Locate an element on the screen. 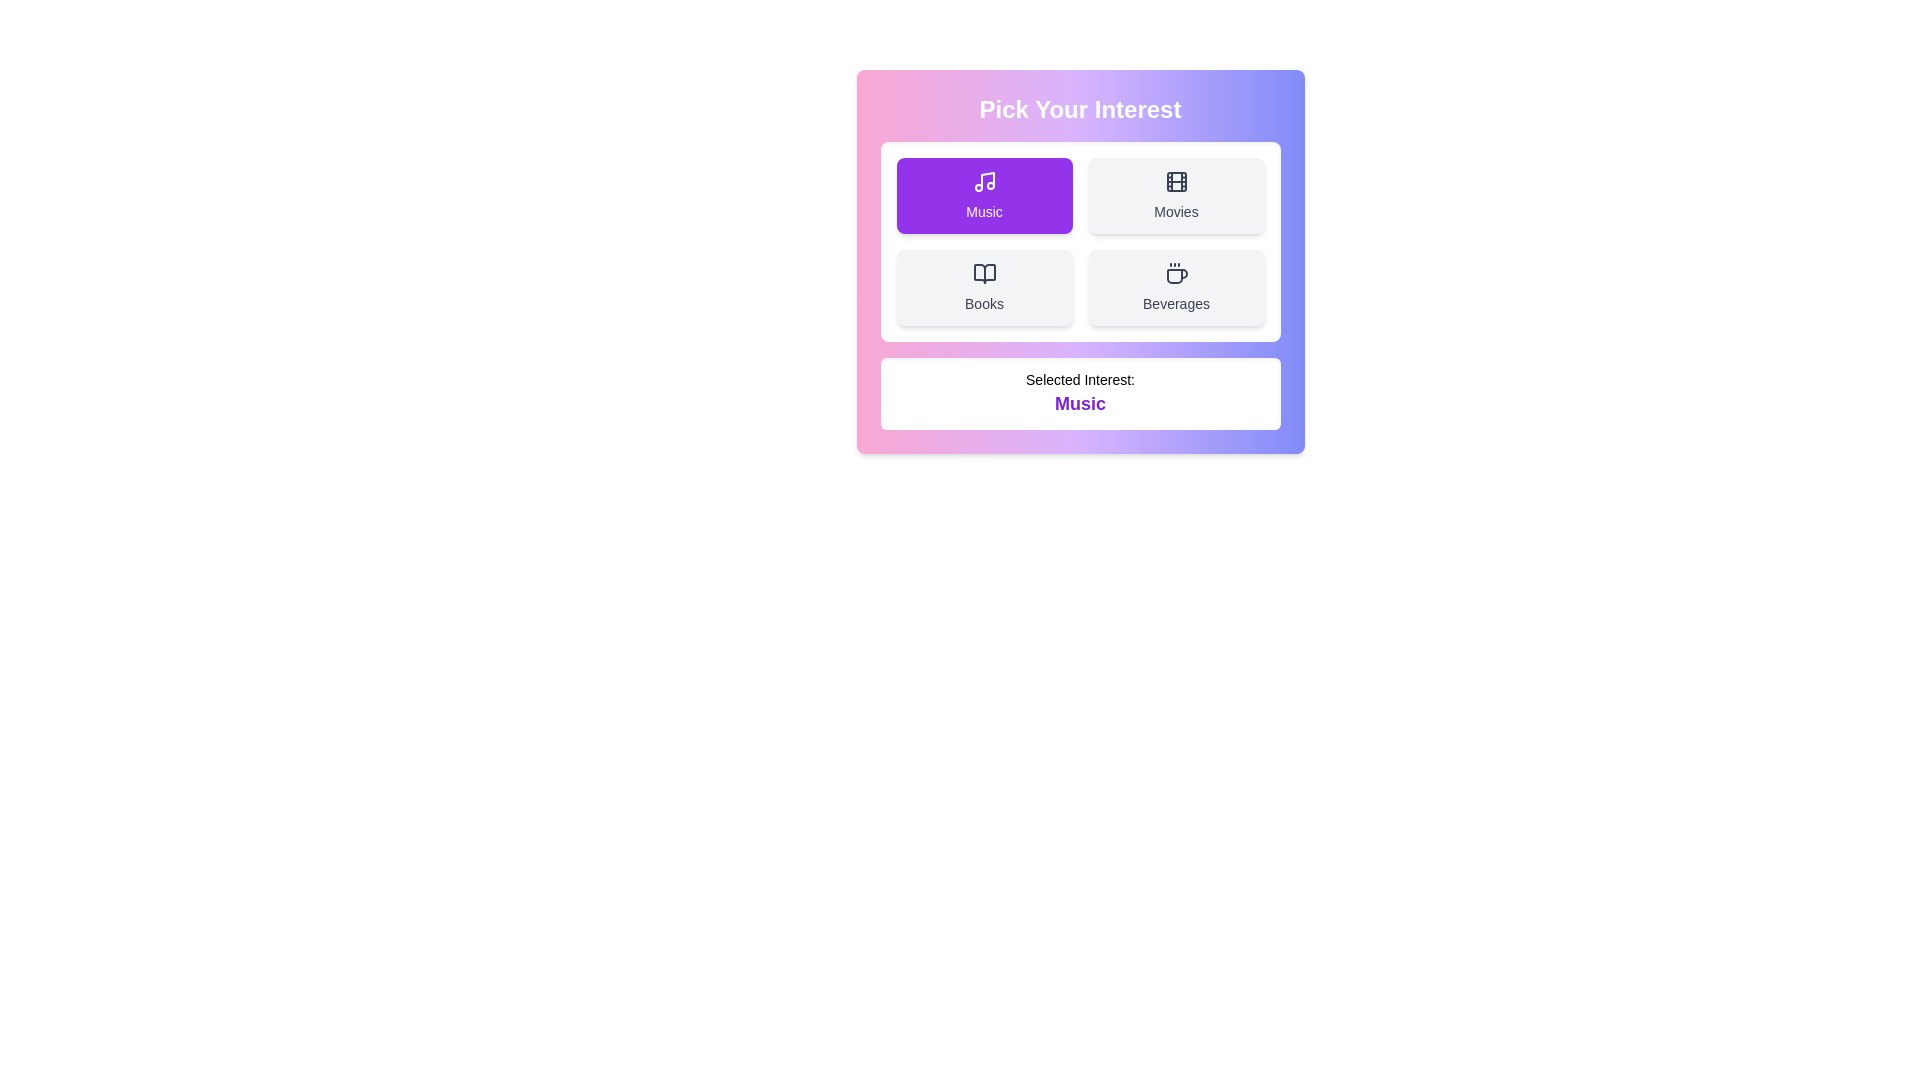  the button labeled 'Books' to observe the hover effect is located at coordinates (984, 288).